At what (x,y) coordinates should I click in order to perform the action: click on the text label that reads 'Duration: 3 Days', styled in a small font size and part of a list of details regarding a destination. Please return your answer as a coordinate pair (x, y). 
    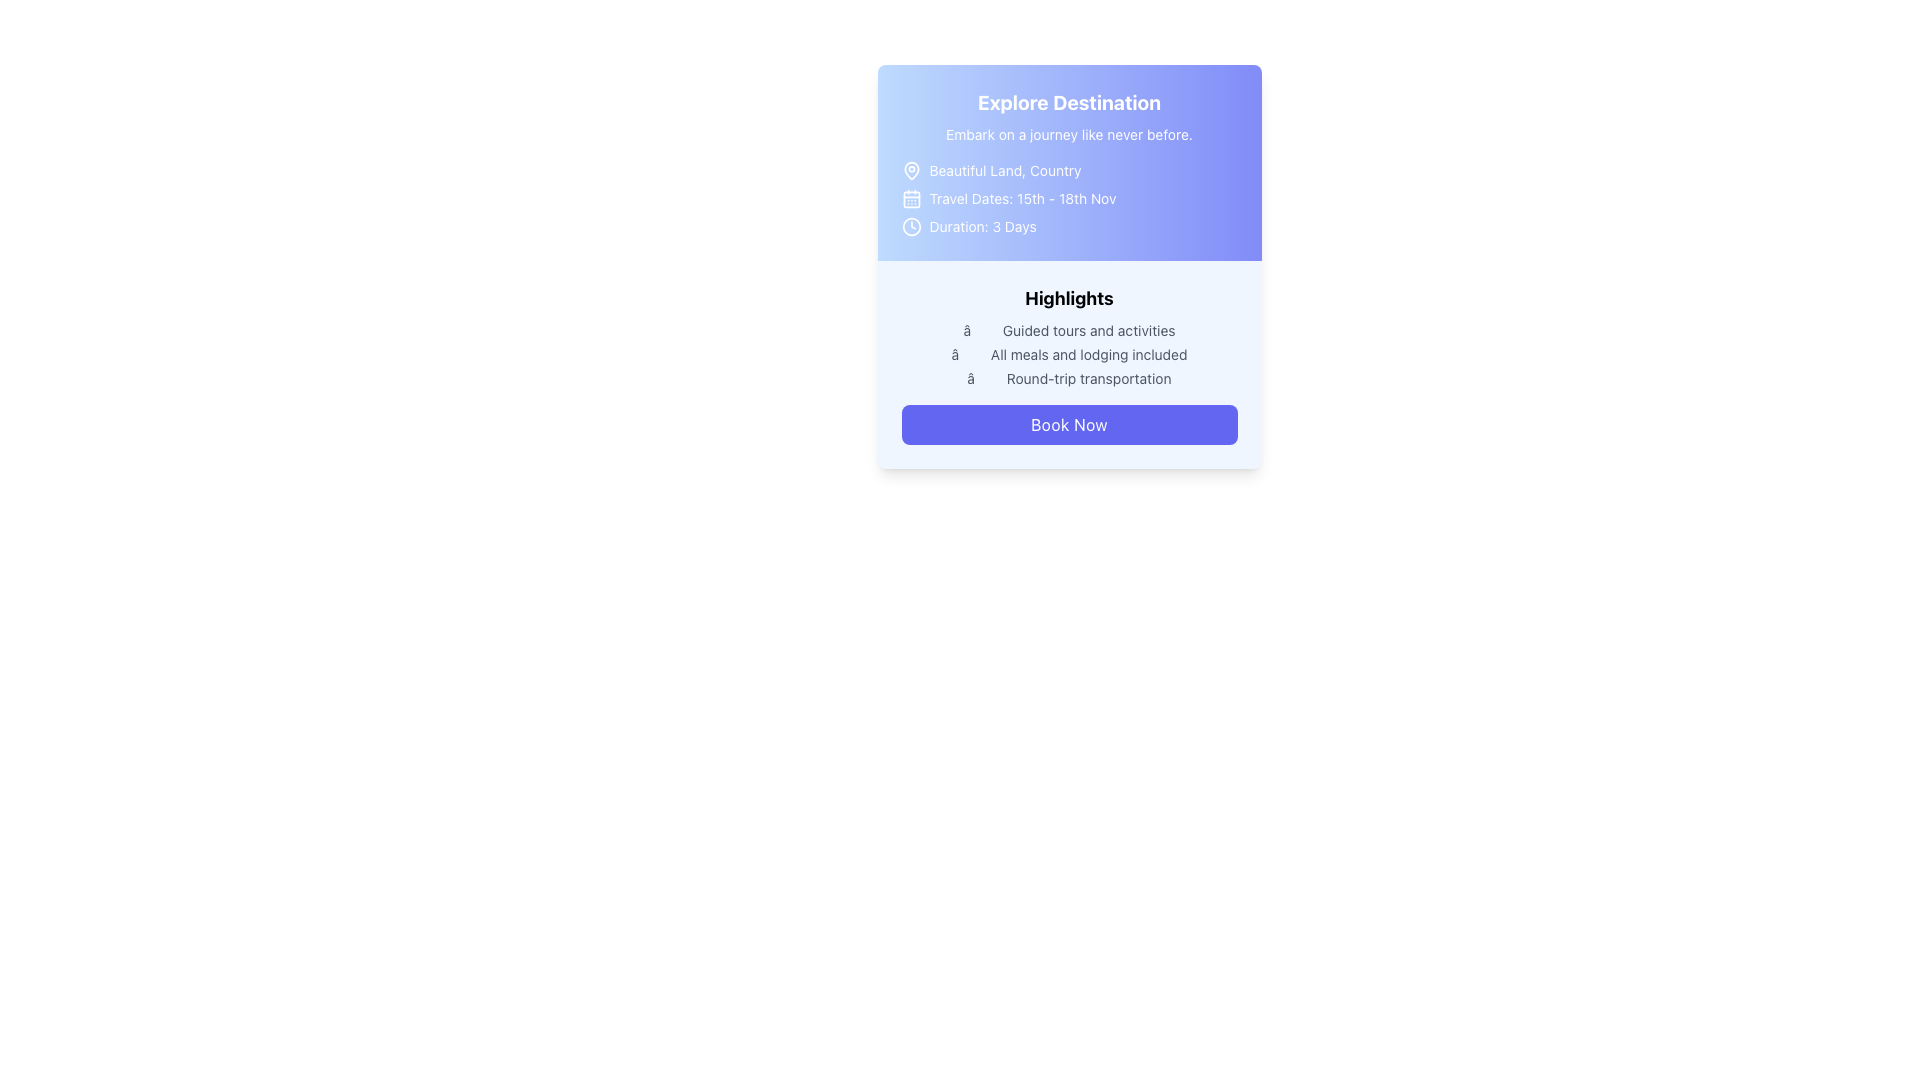
    Looking at the image, I should click on (983, 226).